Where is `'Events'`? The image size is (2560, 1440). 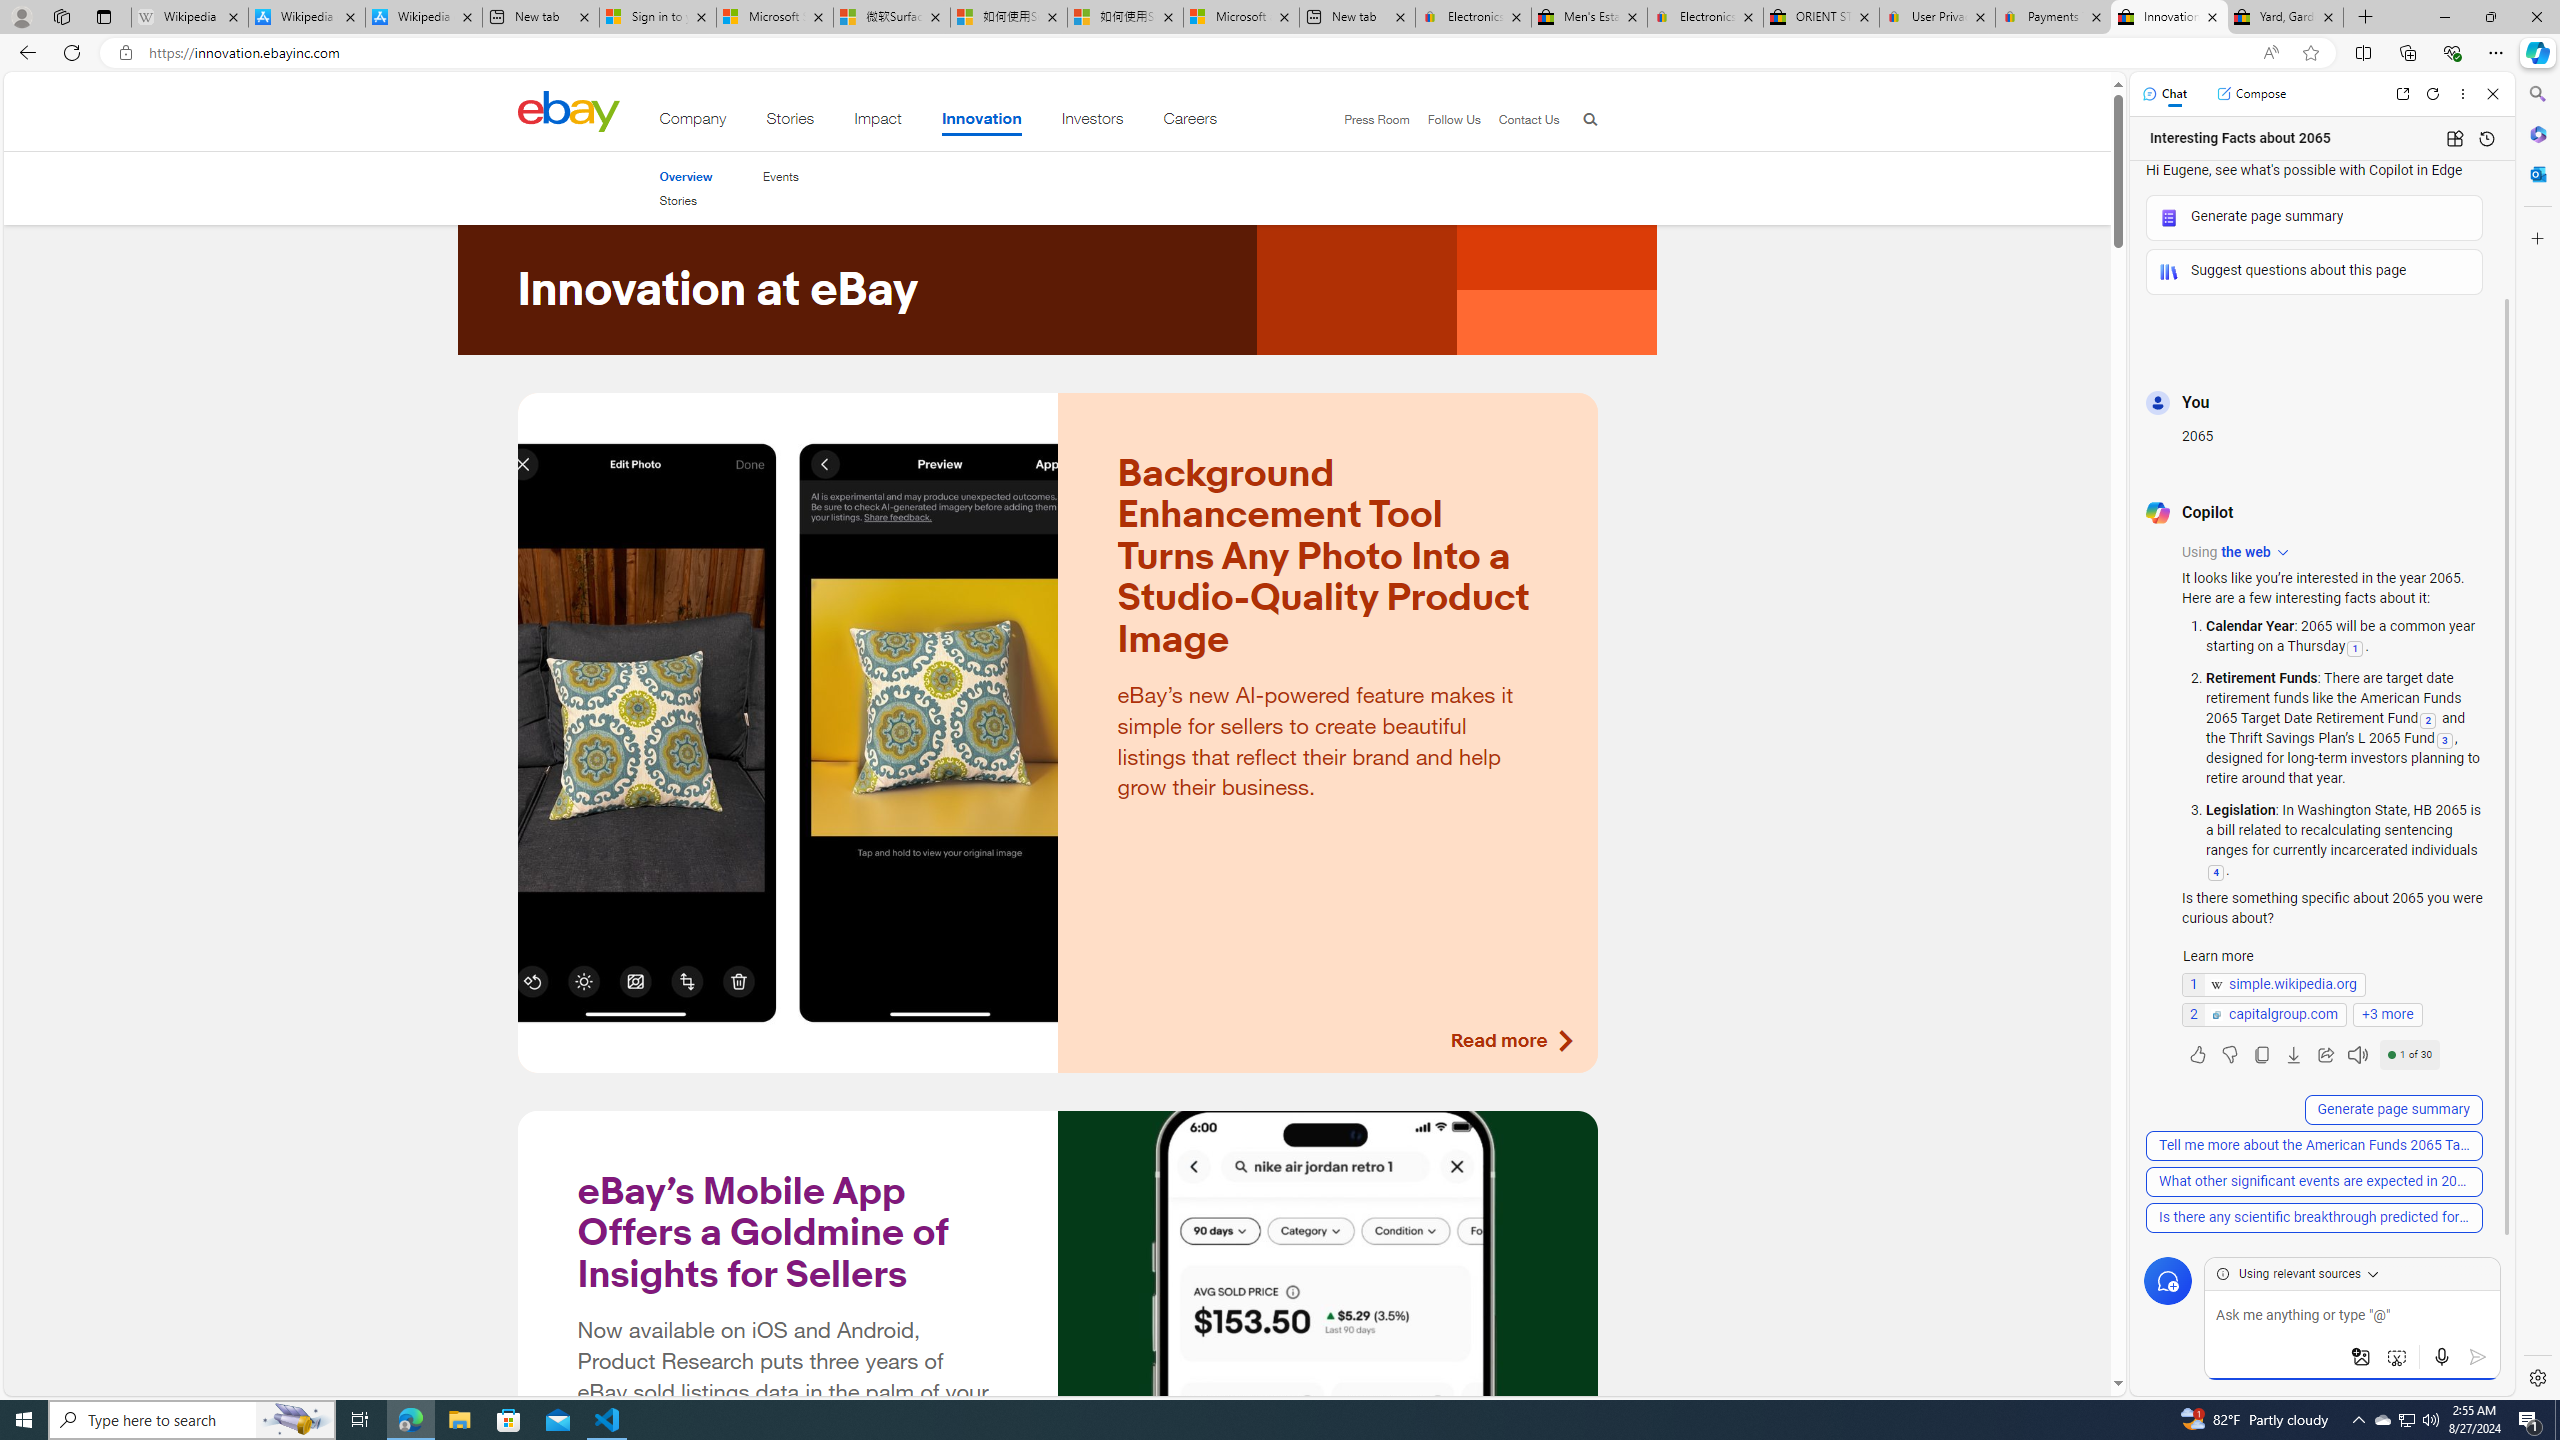
'Events' is located at coordinates (779, 176).